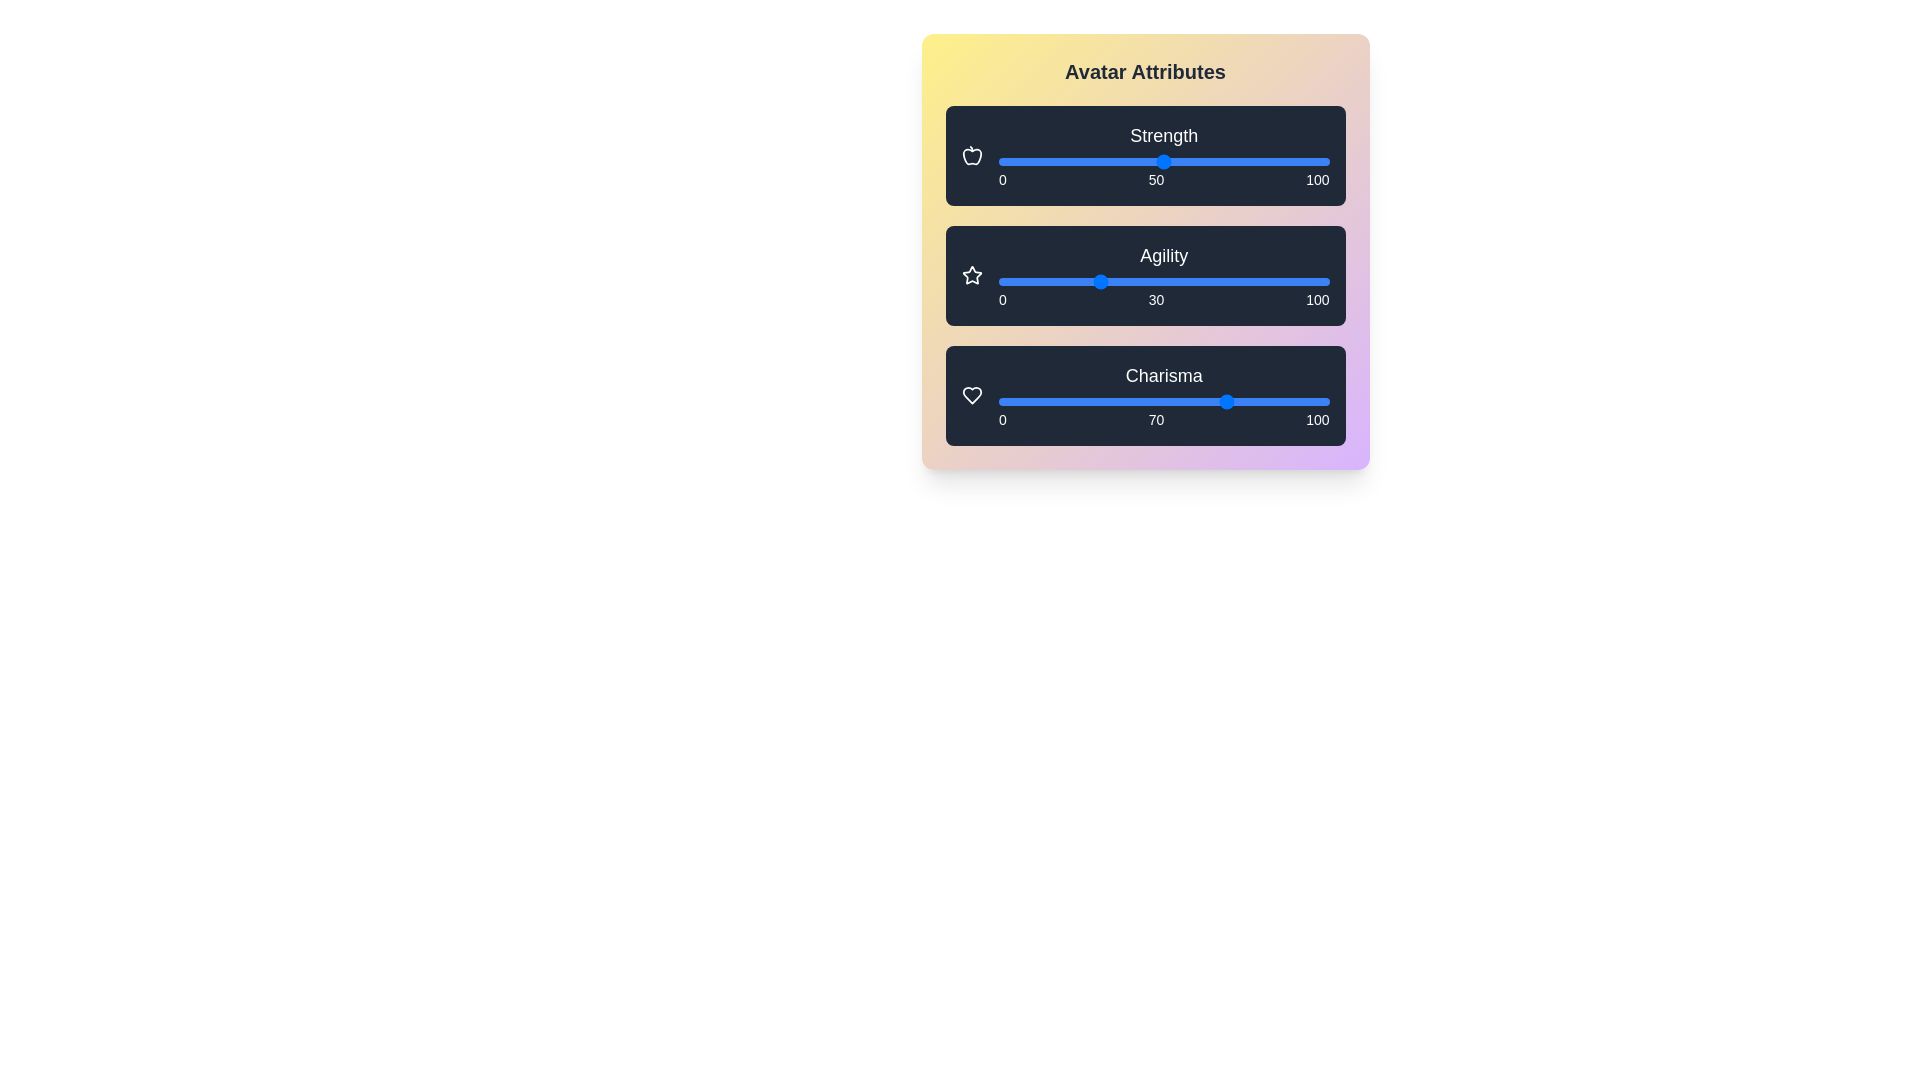 The height and width of the screenshot is (1080, 1920). I want to click on the heart icon next to 'Charisma', so click(971, 396).